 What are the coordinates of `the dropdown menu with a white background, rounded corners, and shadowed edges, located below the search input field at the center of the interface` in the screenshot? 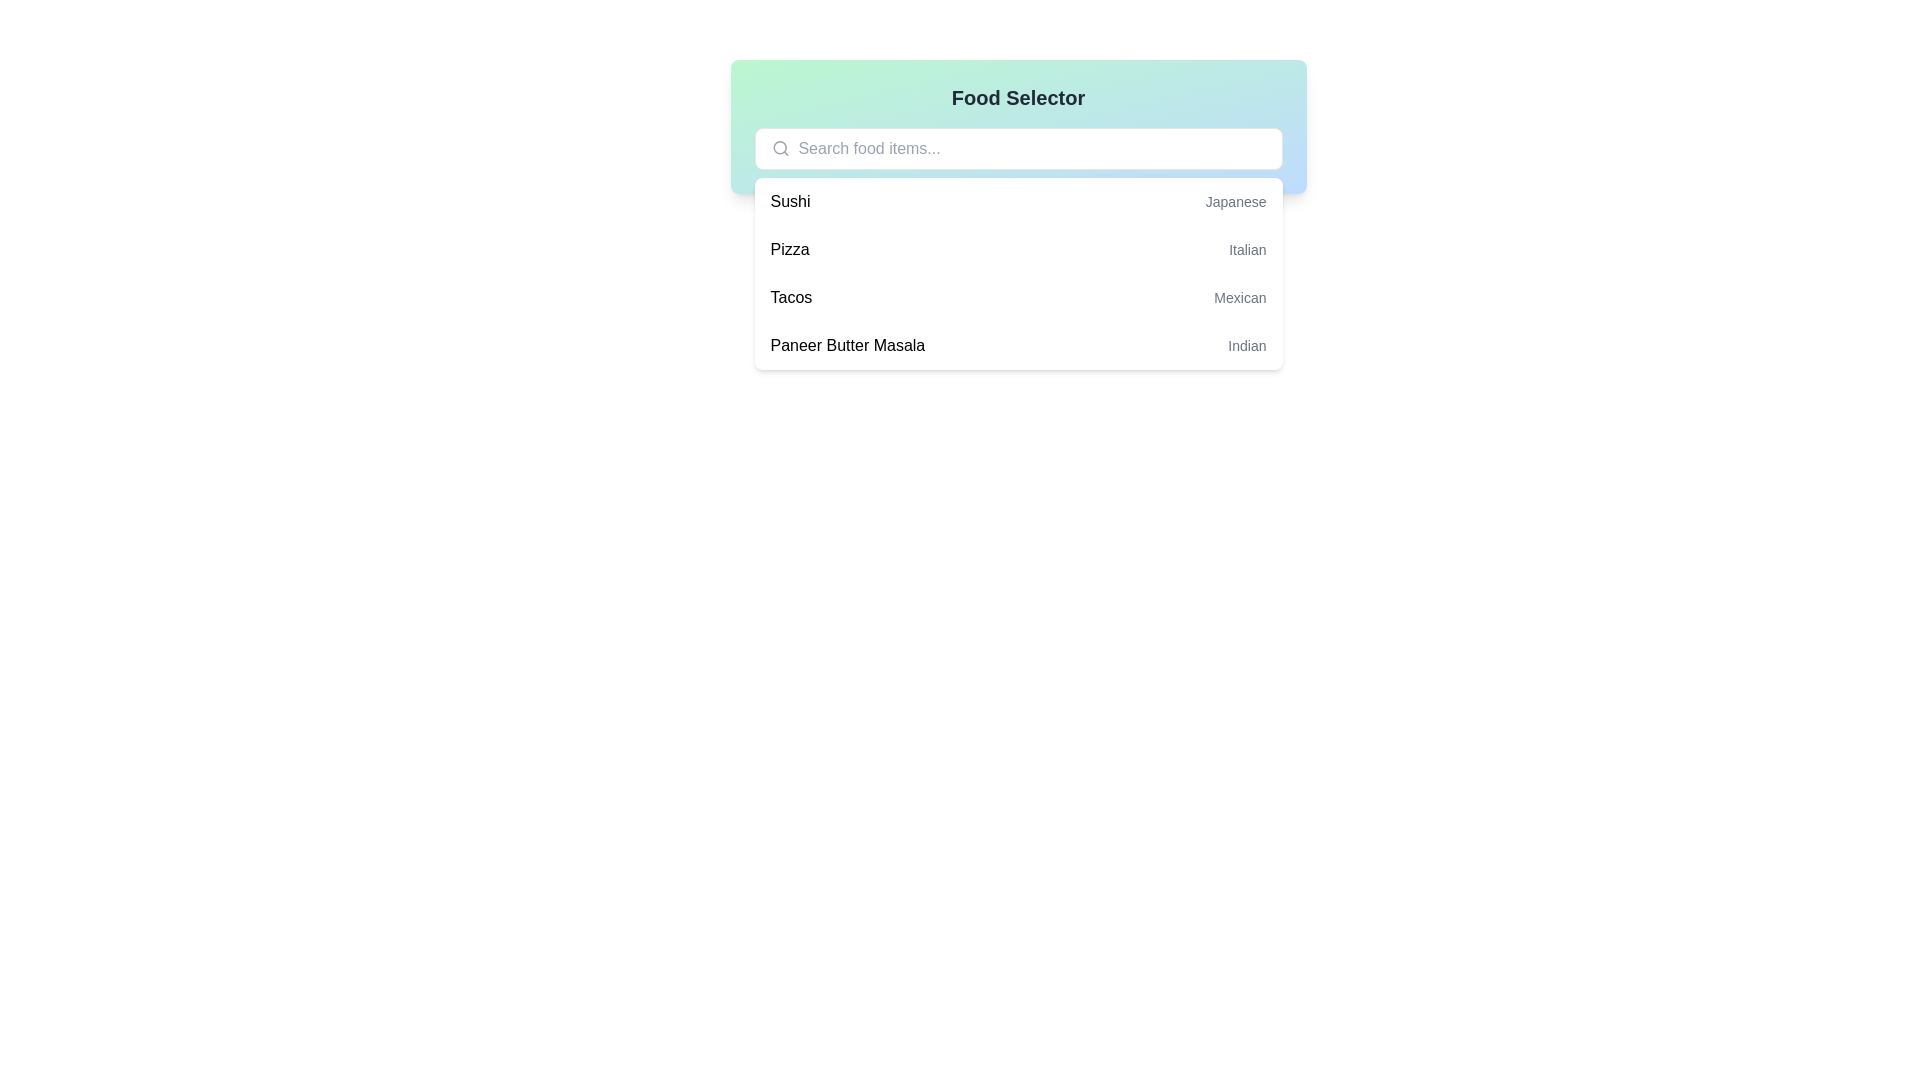 It's located at (1018, 273).